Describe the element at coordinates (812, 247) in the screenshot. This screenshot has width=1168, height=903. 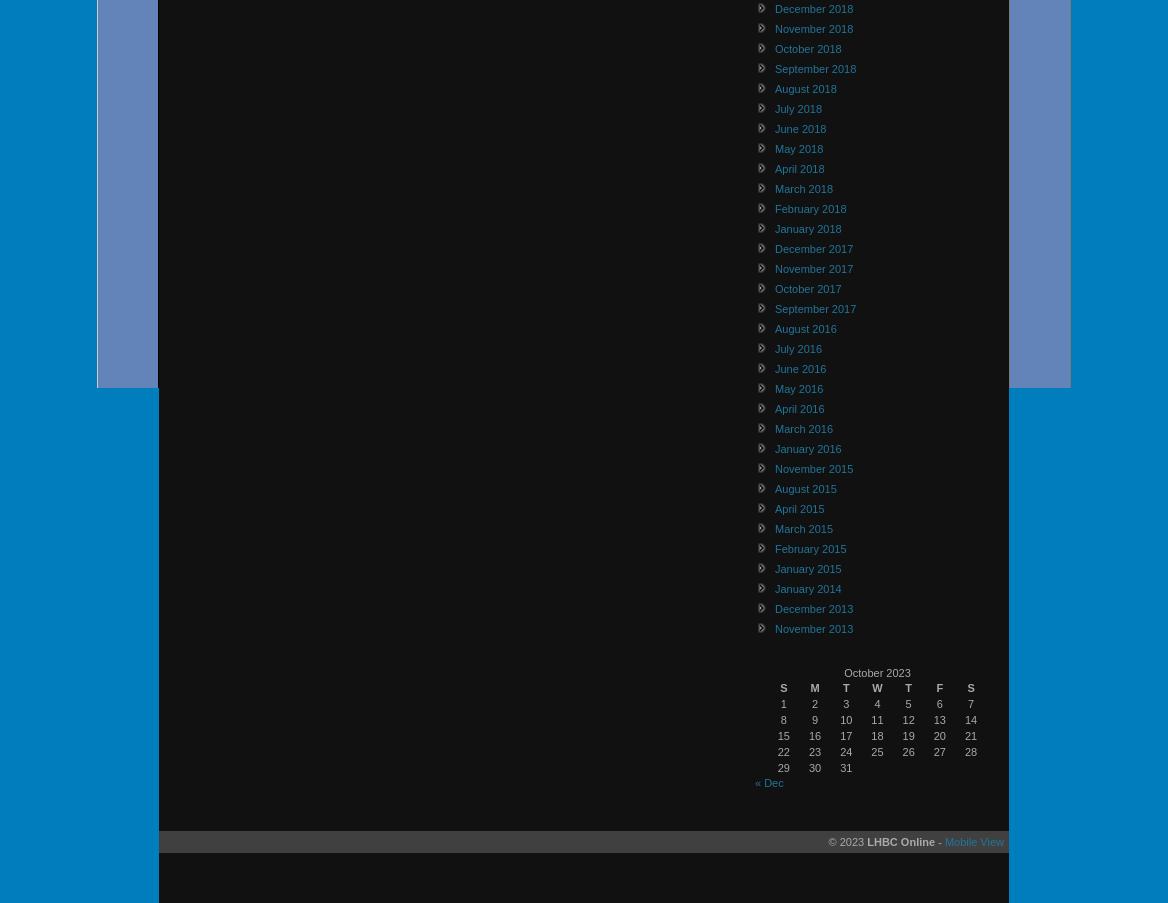
I see `'December 2017'` at that location.